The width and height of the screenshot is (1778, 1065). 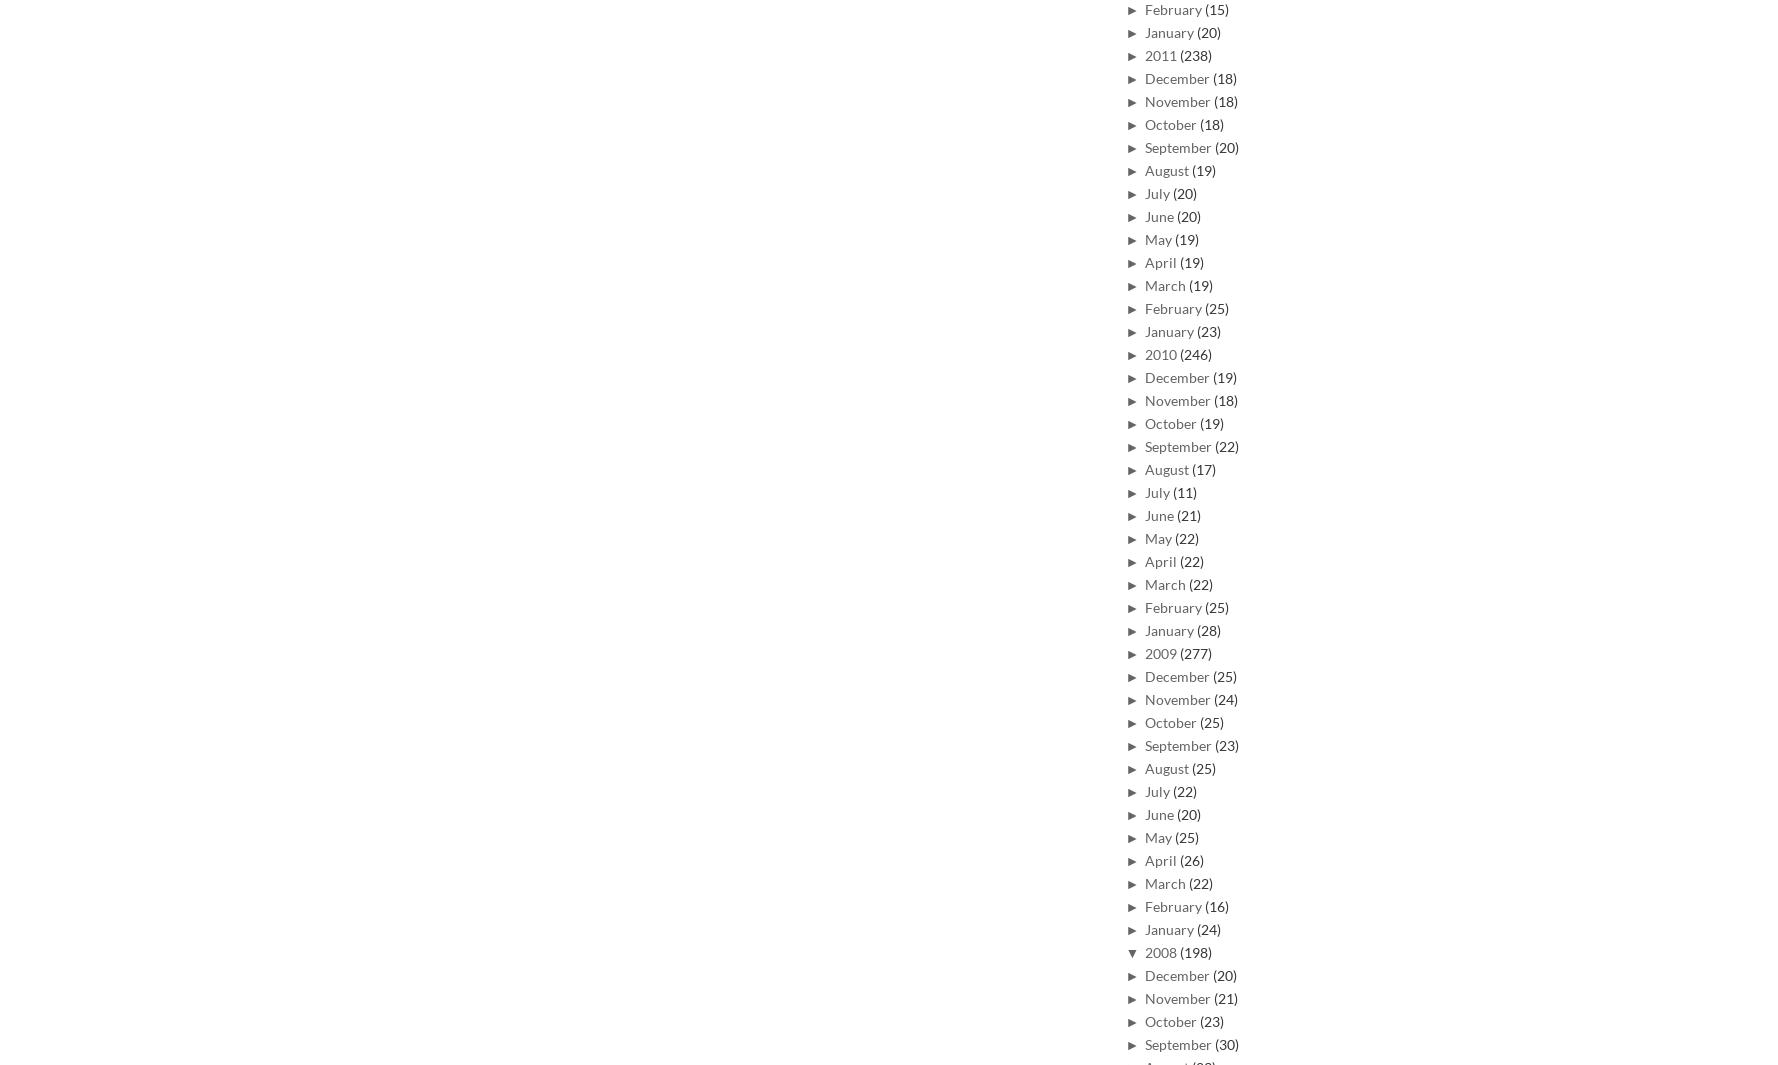 I want to click on '(11)', so click(x=1185, y=490).